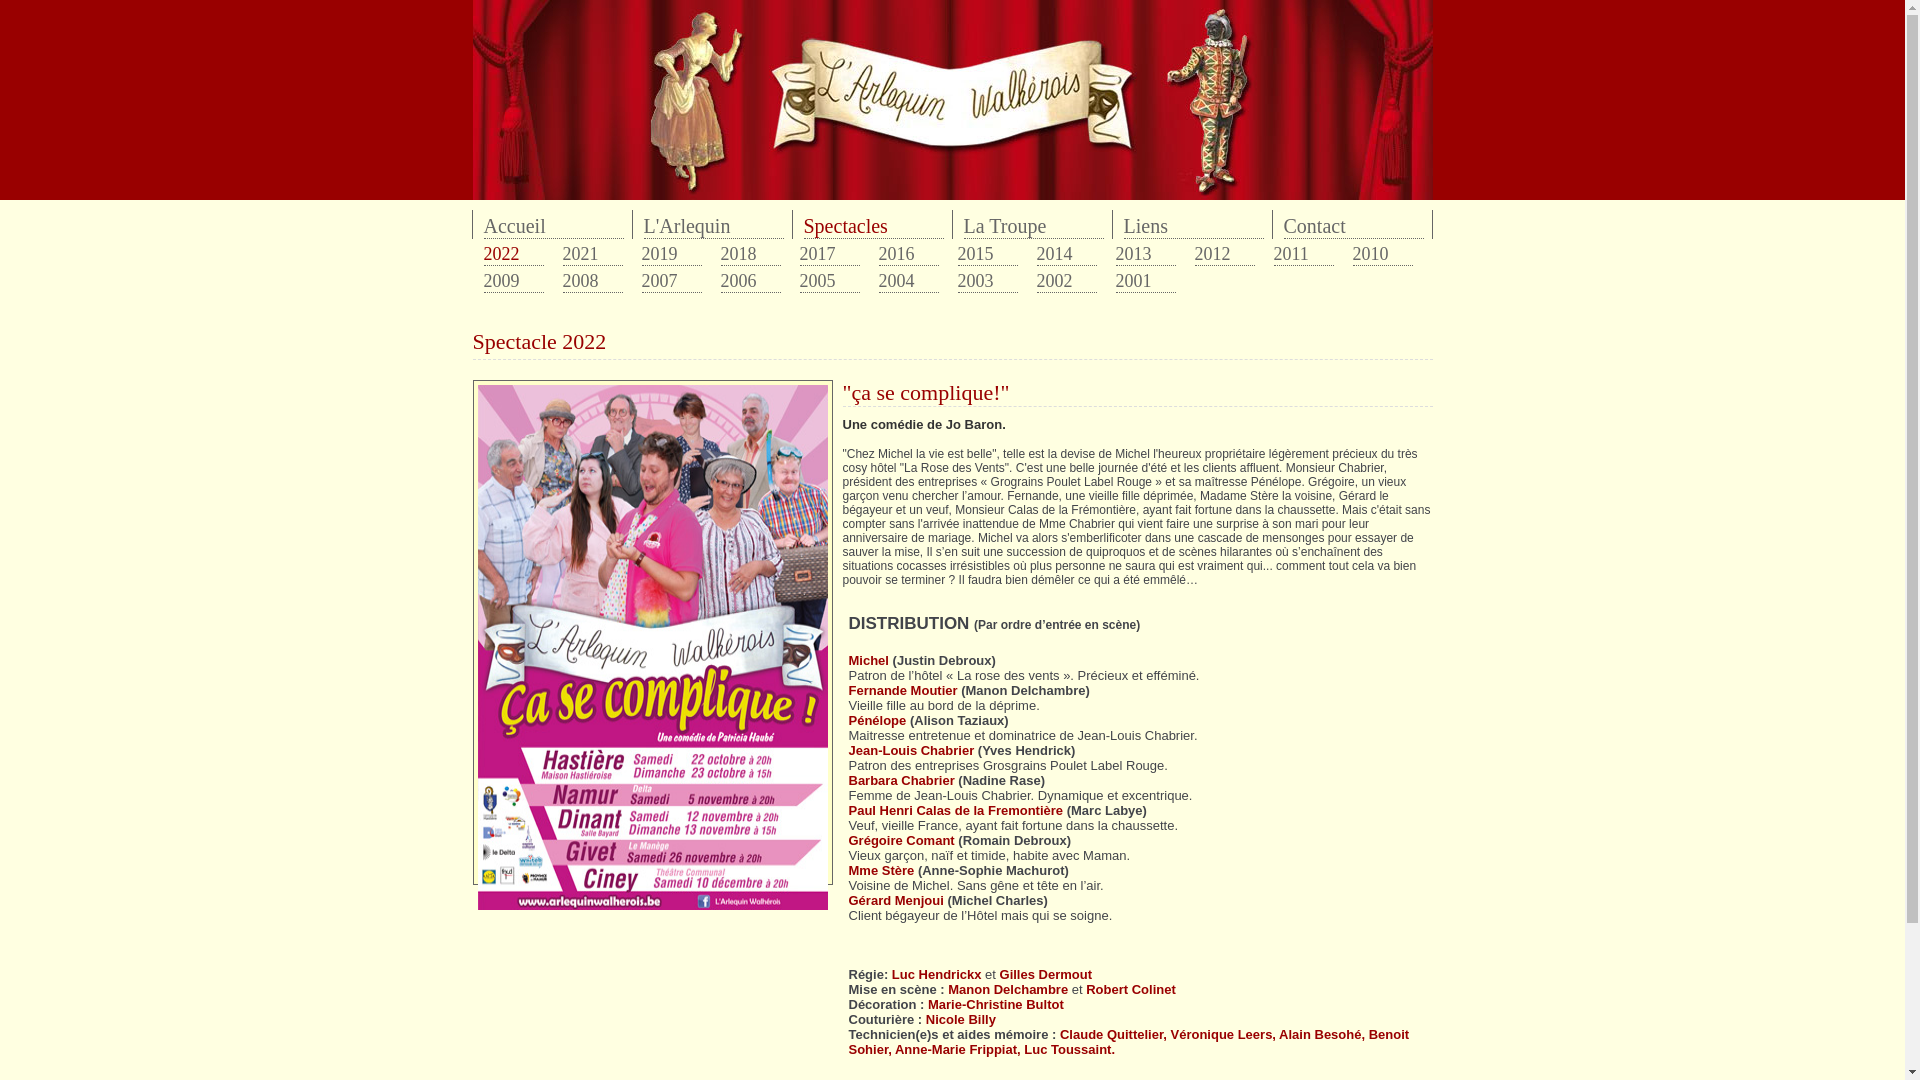 The height and width of the screenshot is (1080, 1920). Describe the element at coordinates (1033, 226) in the screenshot. I see `'La Troupe'` at that location.